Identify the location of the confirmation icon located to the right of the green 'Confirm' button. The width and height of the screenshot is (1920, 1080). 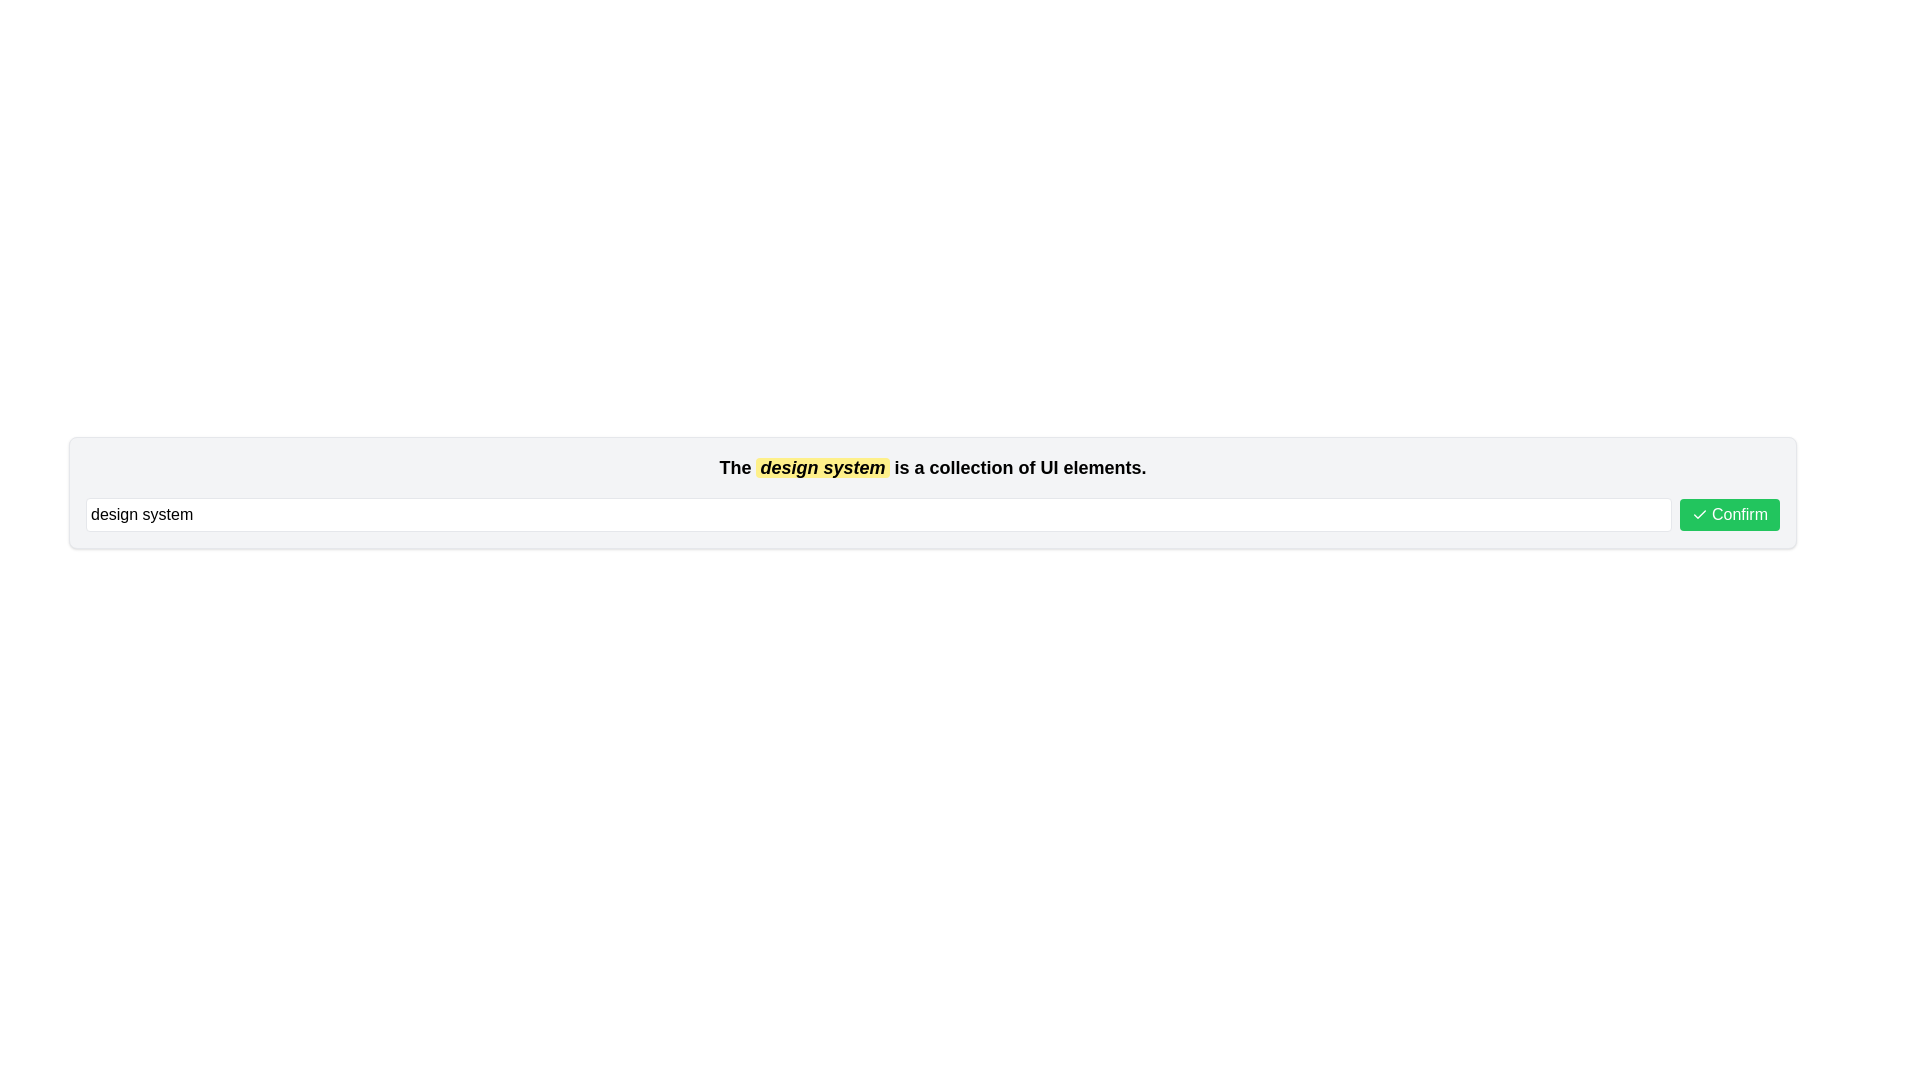
(1698, 514).